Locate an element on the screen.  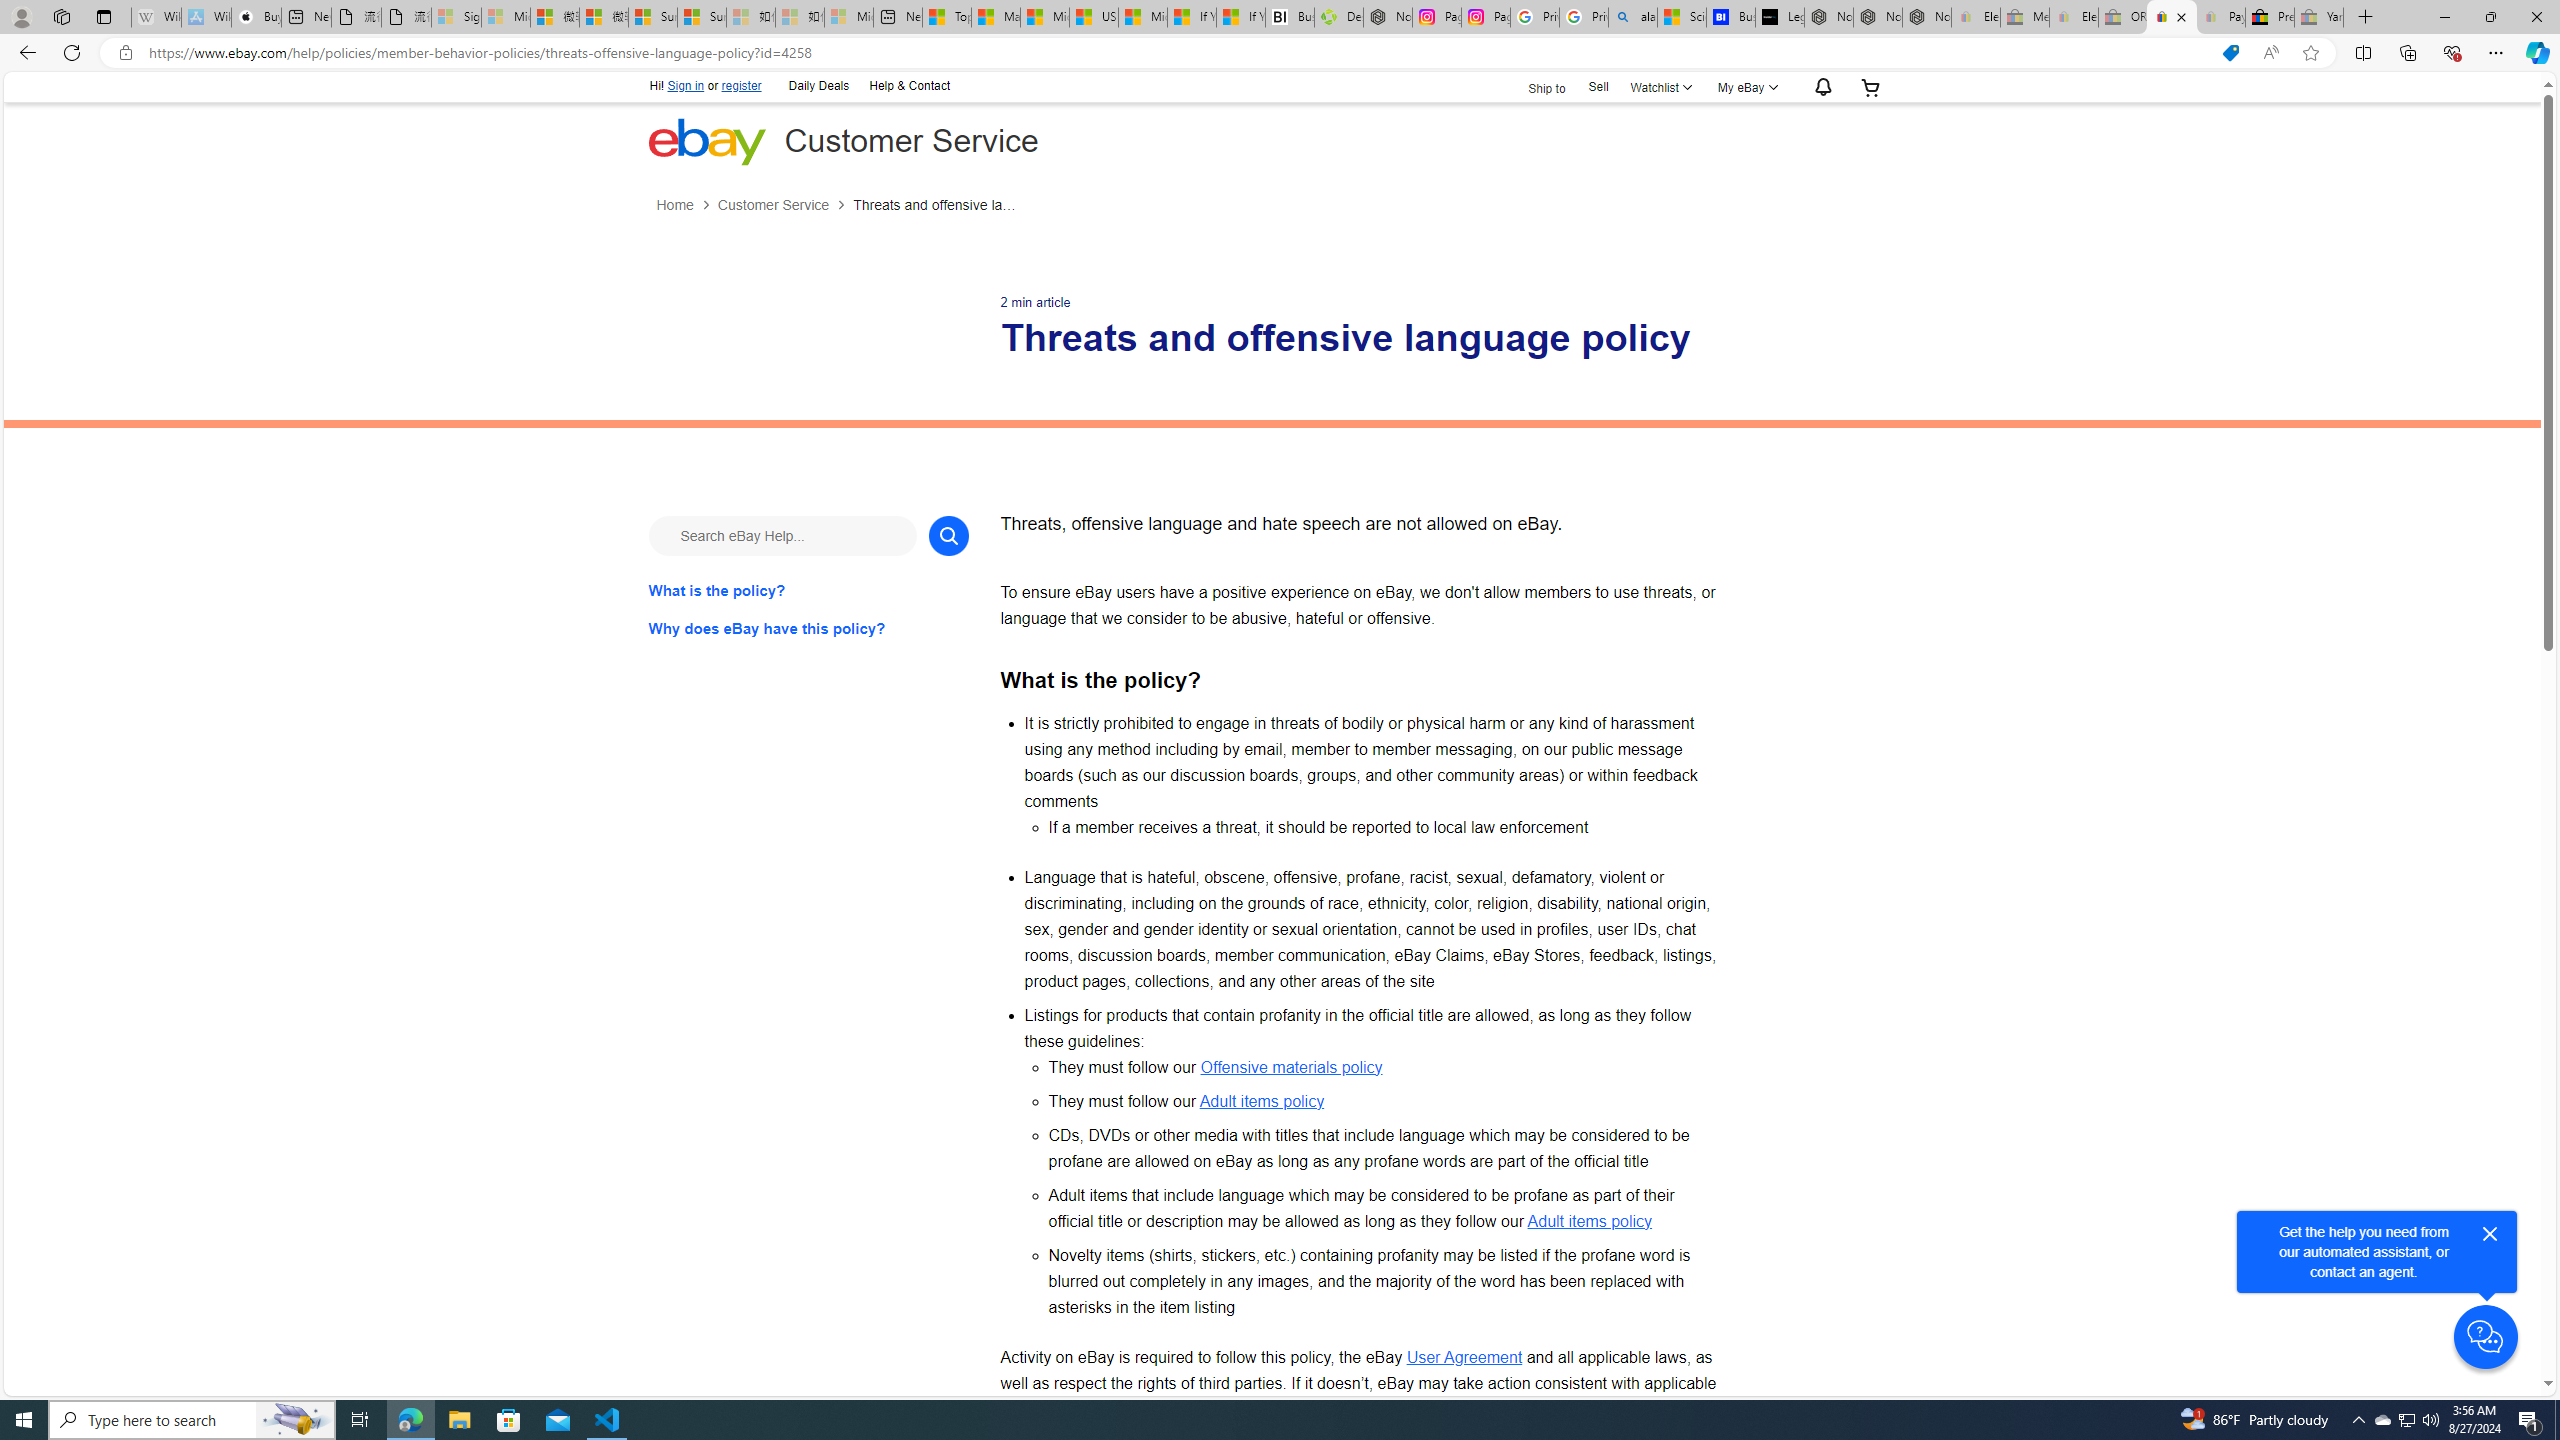
'Wikipedia - Sleeping' is located at coordinates (155, 16).